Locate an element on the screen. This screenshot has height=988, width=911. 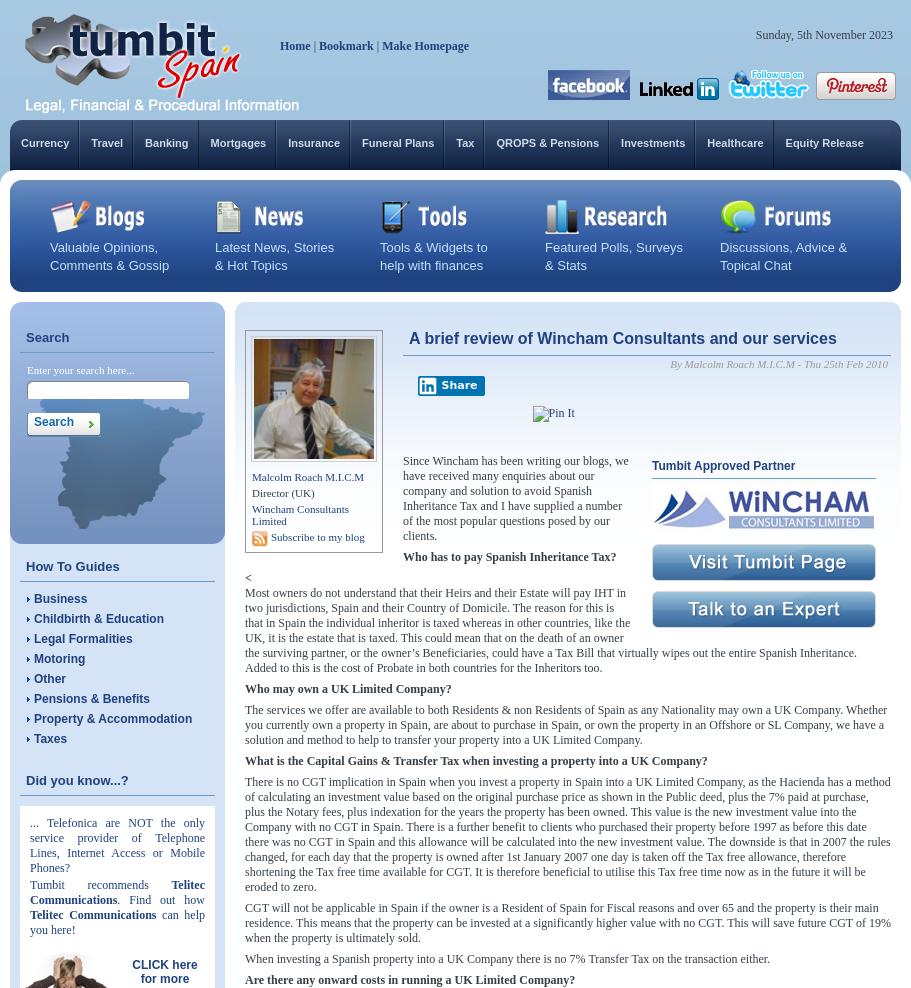
'can help you here!' is located at coordinates (116, 921).